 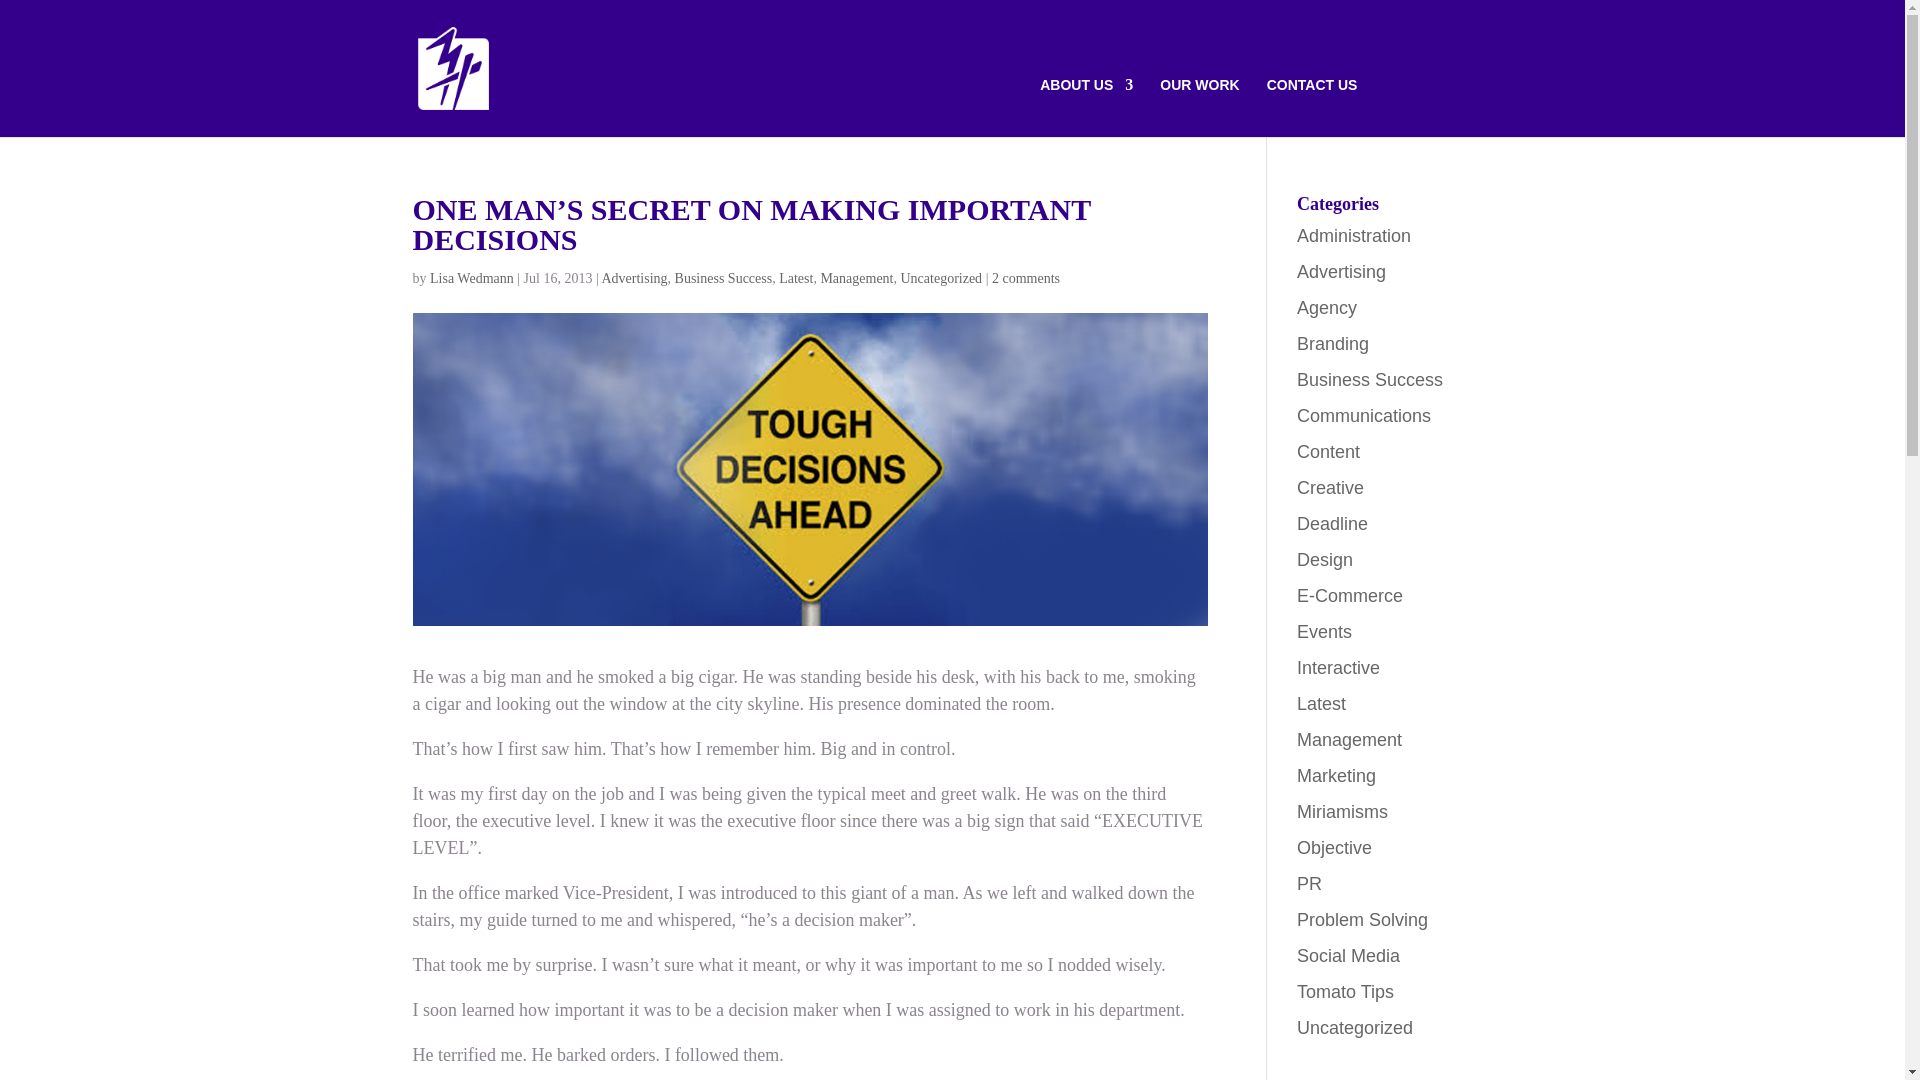 What do you see at coordinates (1353, 235) in the screenshot?
I see `'Administration'` at bounding box center [1353, 235].